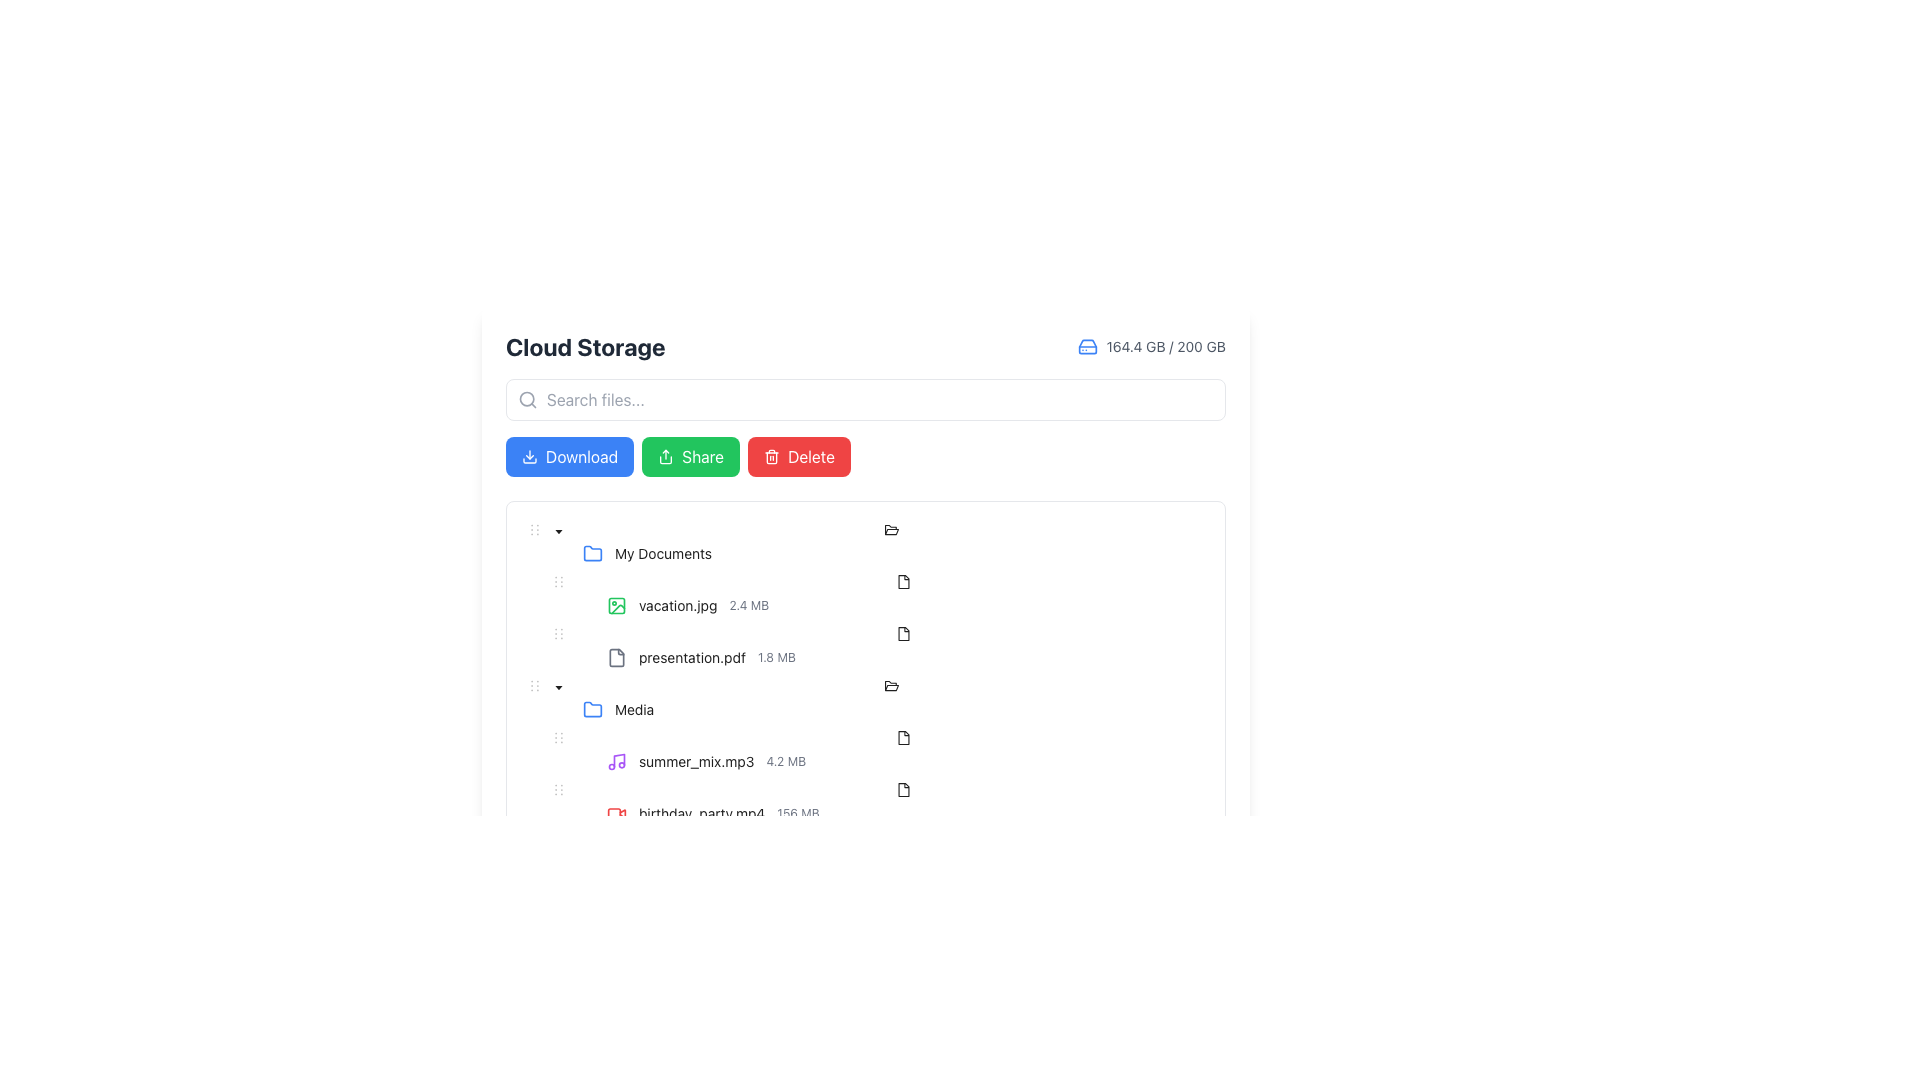  I want to click on the Tree node representing the file 'birthday_party.mp4' located under the 'Media' folder, so click(902, 813).